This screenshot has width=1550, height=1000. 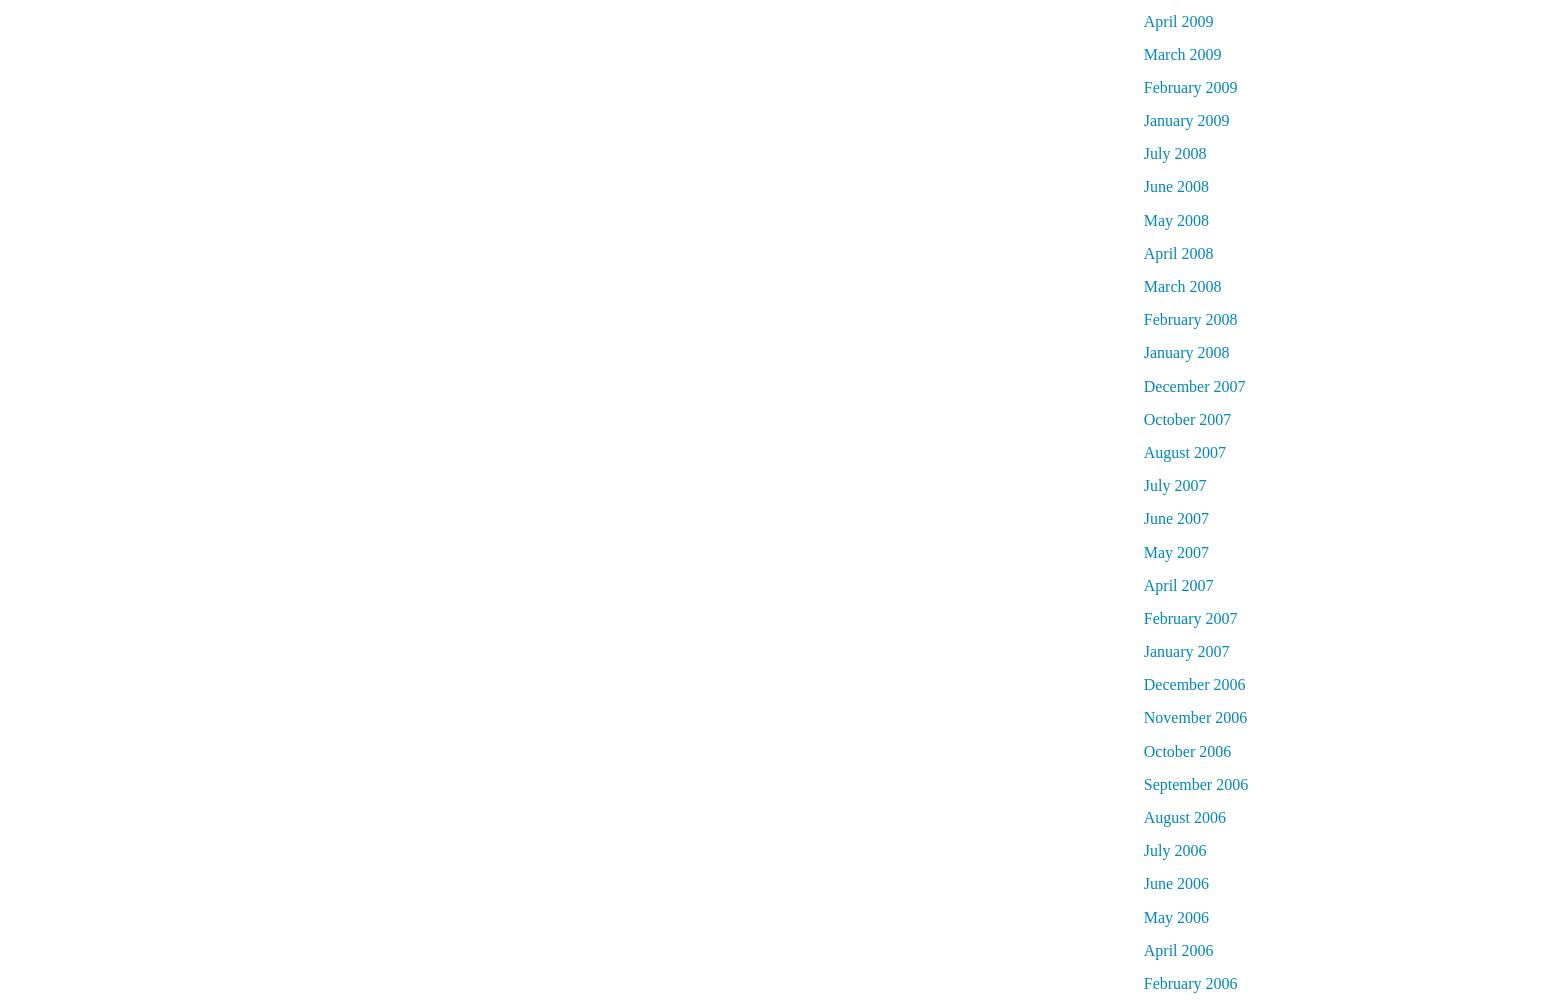 What do you see at coordinates (1178, 583) in the screenshot?
I see `'April 2007'` at bounding box center [1178, 583].